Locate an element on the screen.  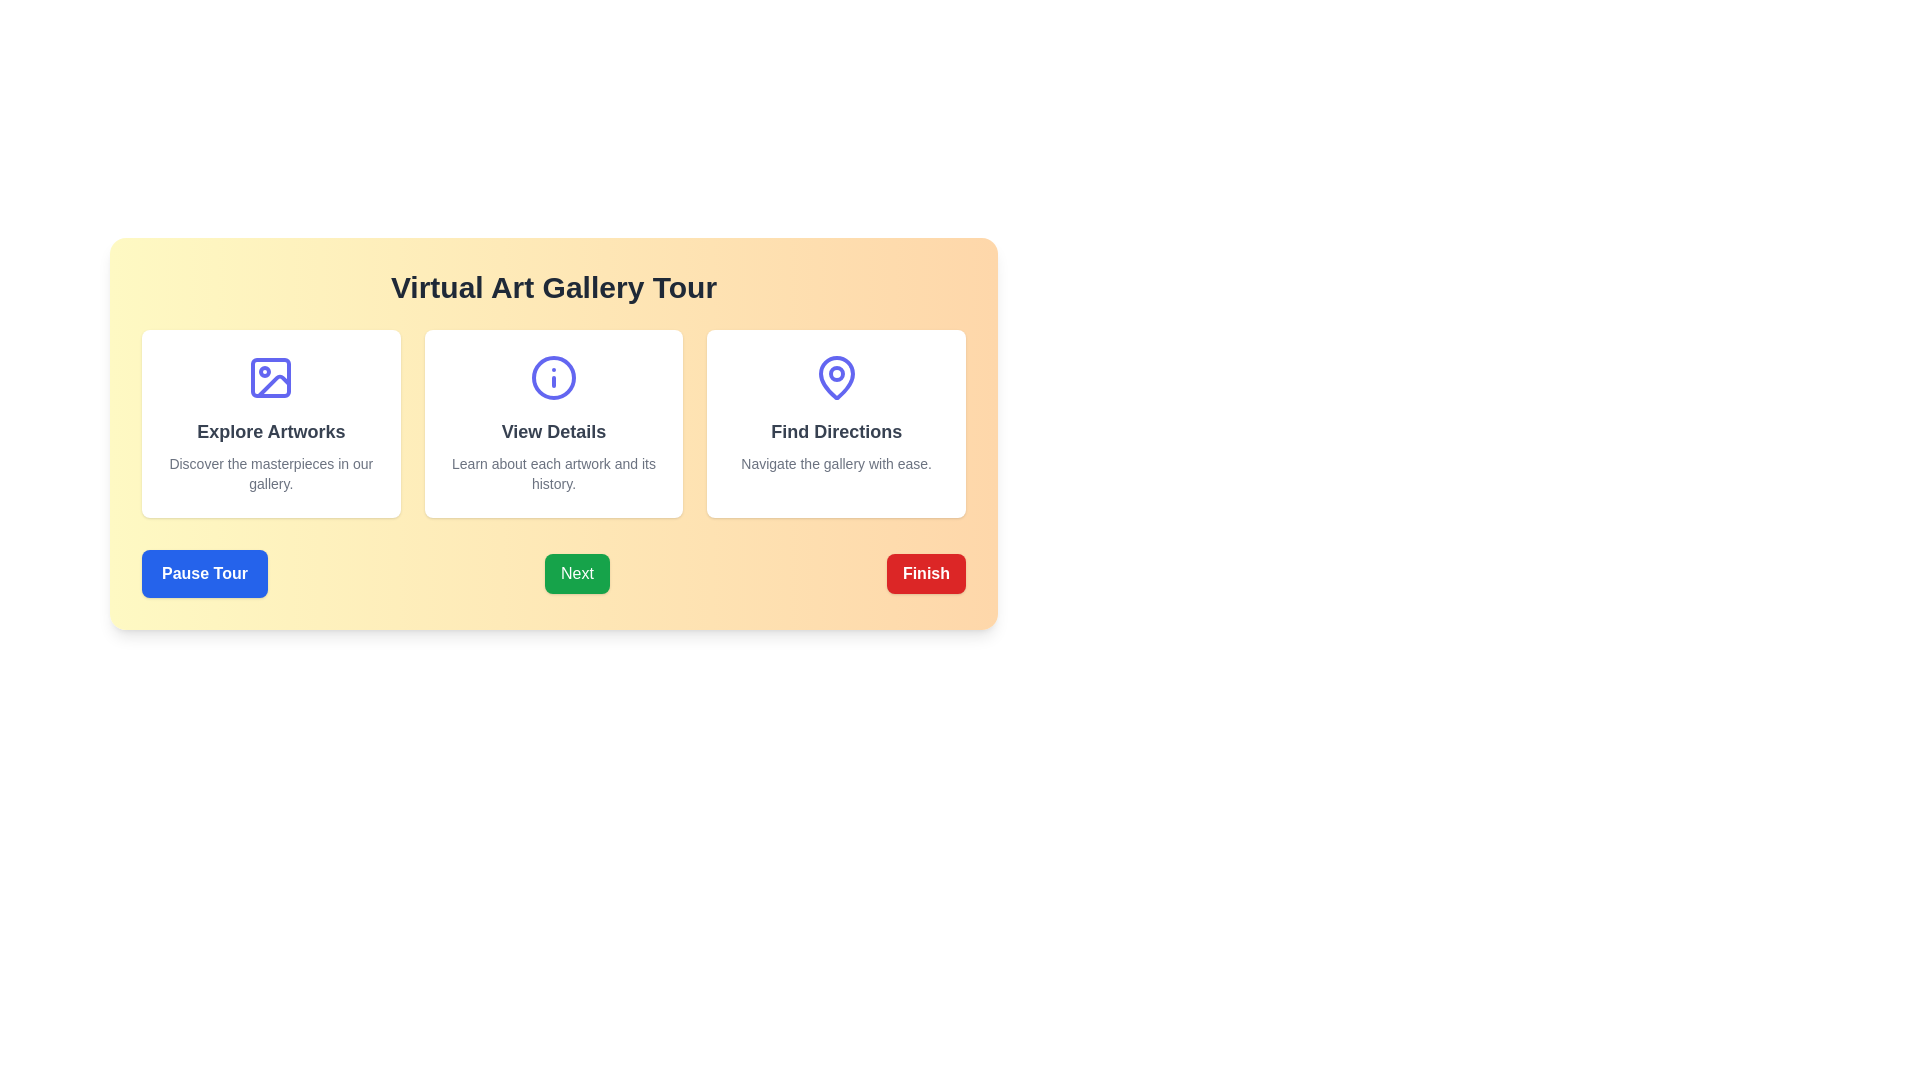
the map pin icon located in the 'Find Directions' card, which is characterized by its rounded drop shape and circular area at the top is located at coordinates (836, 378).